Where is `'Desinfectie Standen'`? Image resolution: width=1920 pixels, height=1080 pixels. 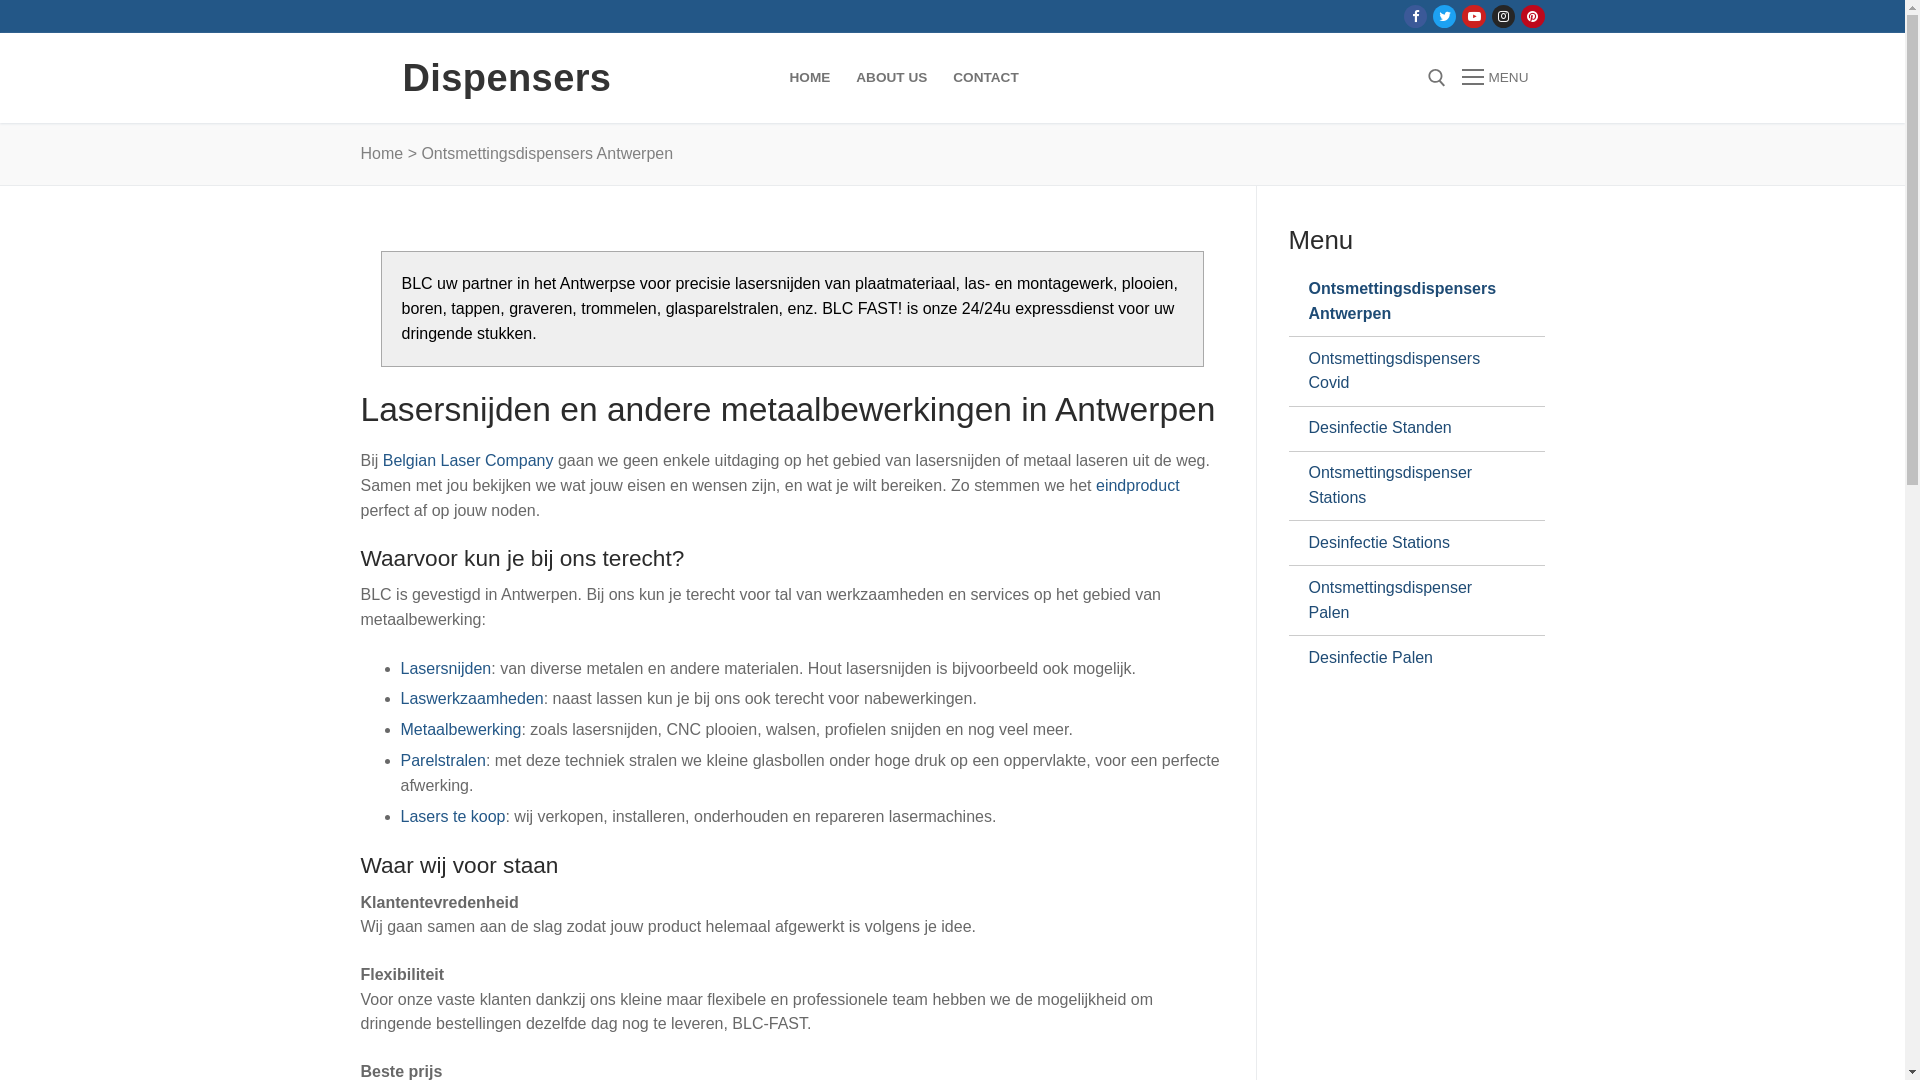 'Desinfectie Standen' is located at coordinates (1406, 427).